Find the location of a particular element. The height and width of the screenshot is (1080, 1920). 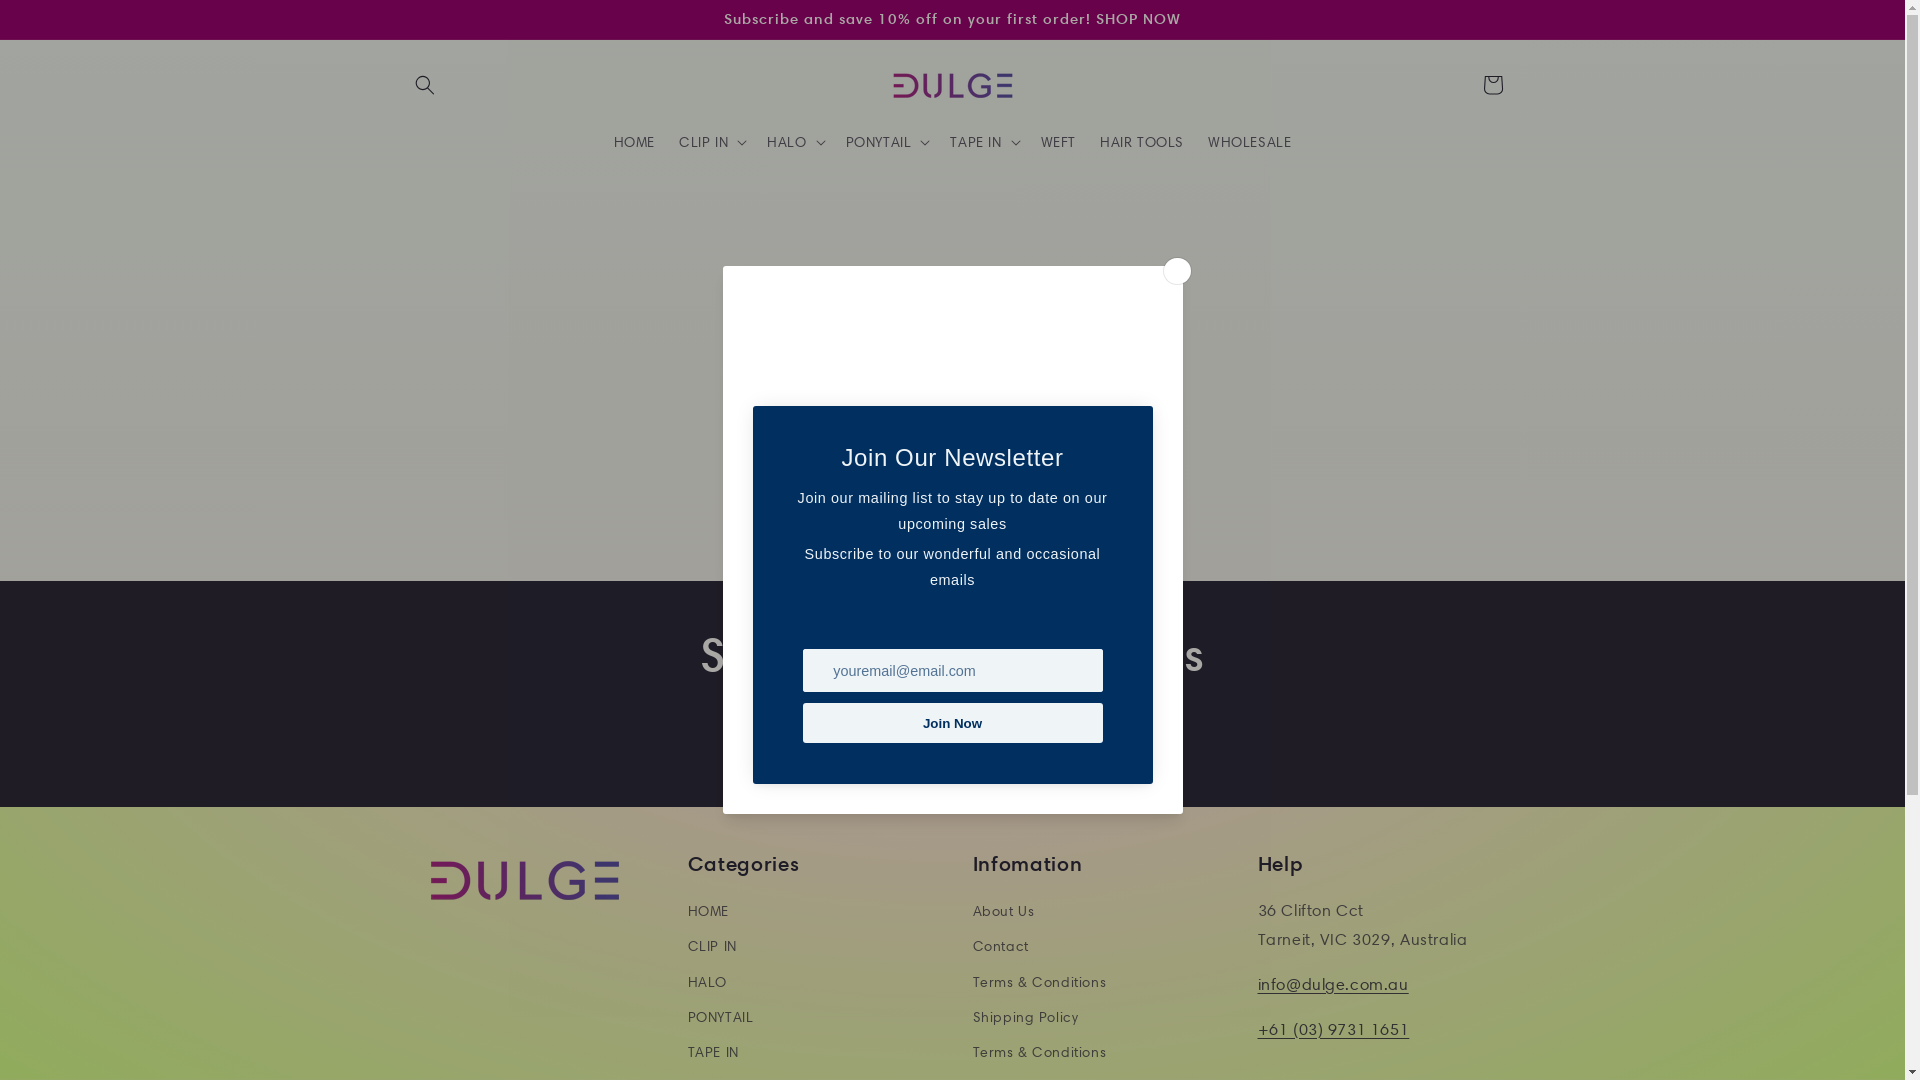

'Shipping Policy' is located at coordinates (971, 1017).